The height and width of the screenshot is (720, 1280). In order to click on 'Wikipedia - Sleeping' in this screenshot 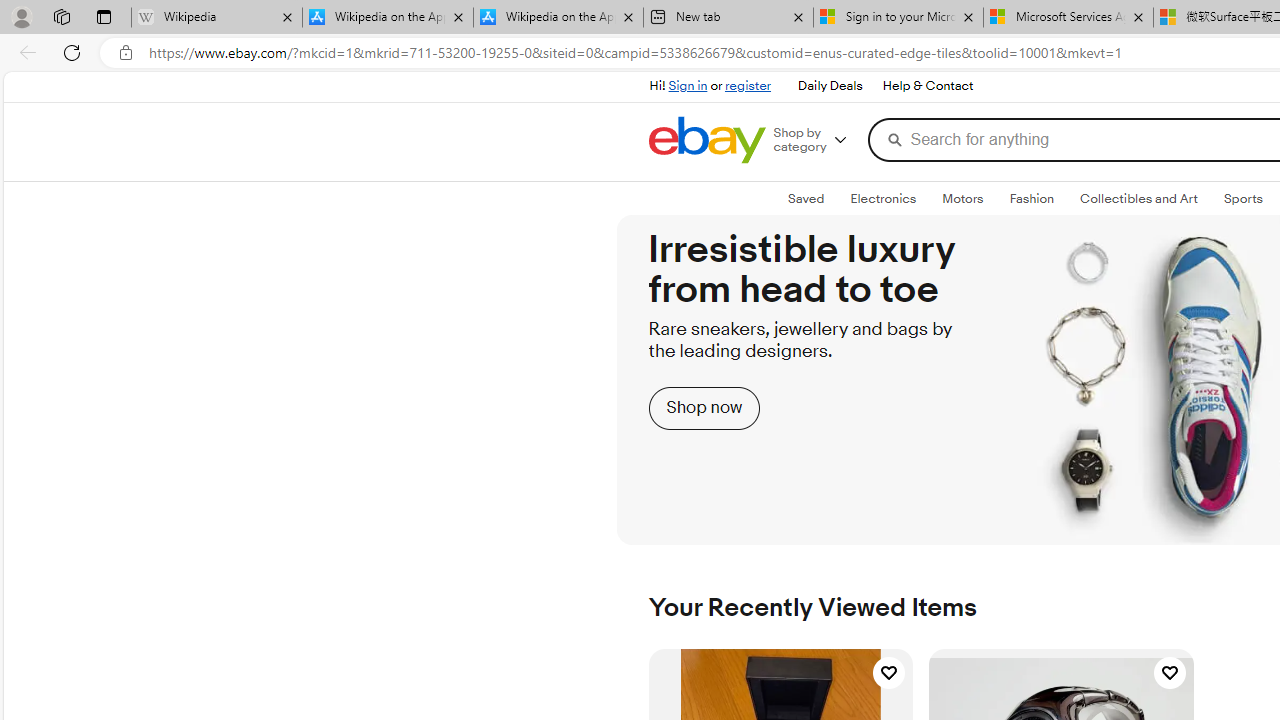, I will do `click(216, 17)`.